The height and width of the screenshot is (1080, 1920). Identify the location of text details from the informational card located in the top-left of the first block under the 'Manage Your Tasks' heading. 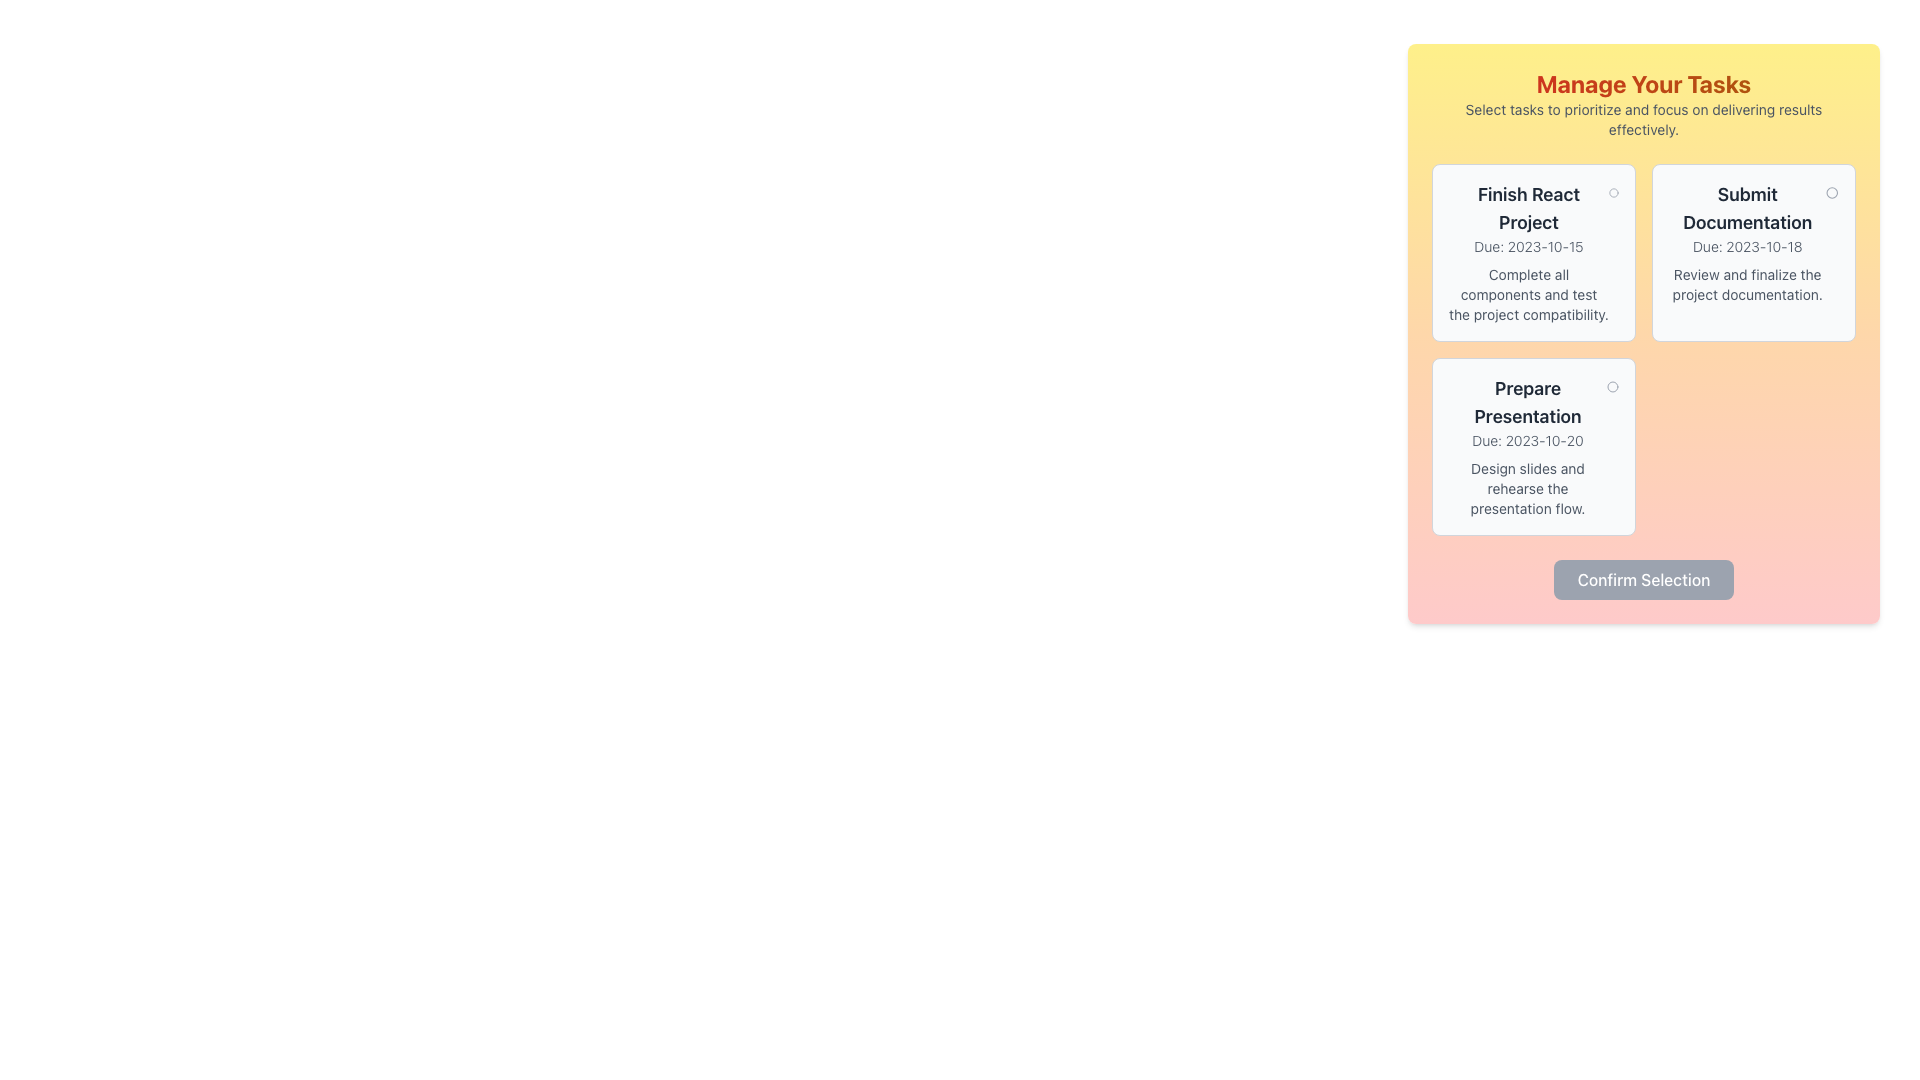
(1528, 252).